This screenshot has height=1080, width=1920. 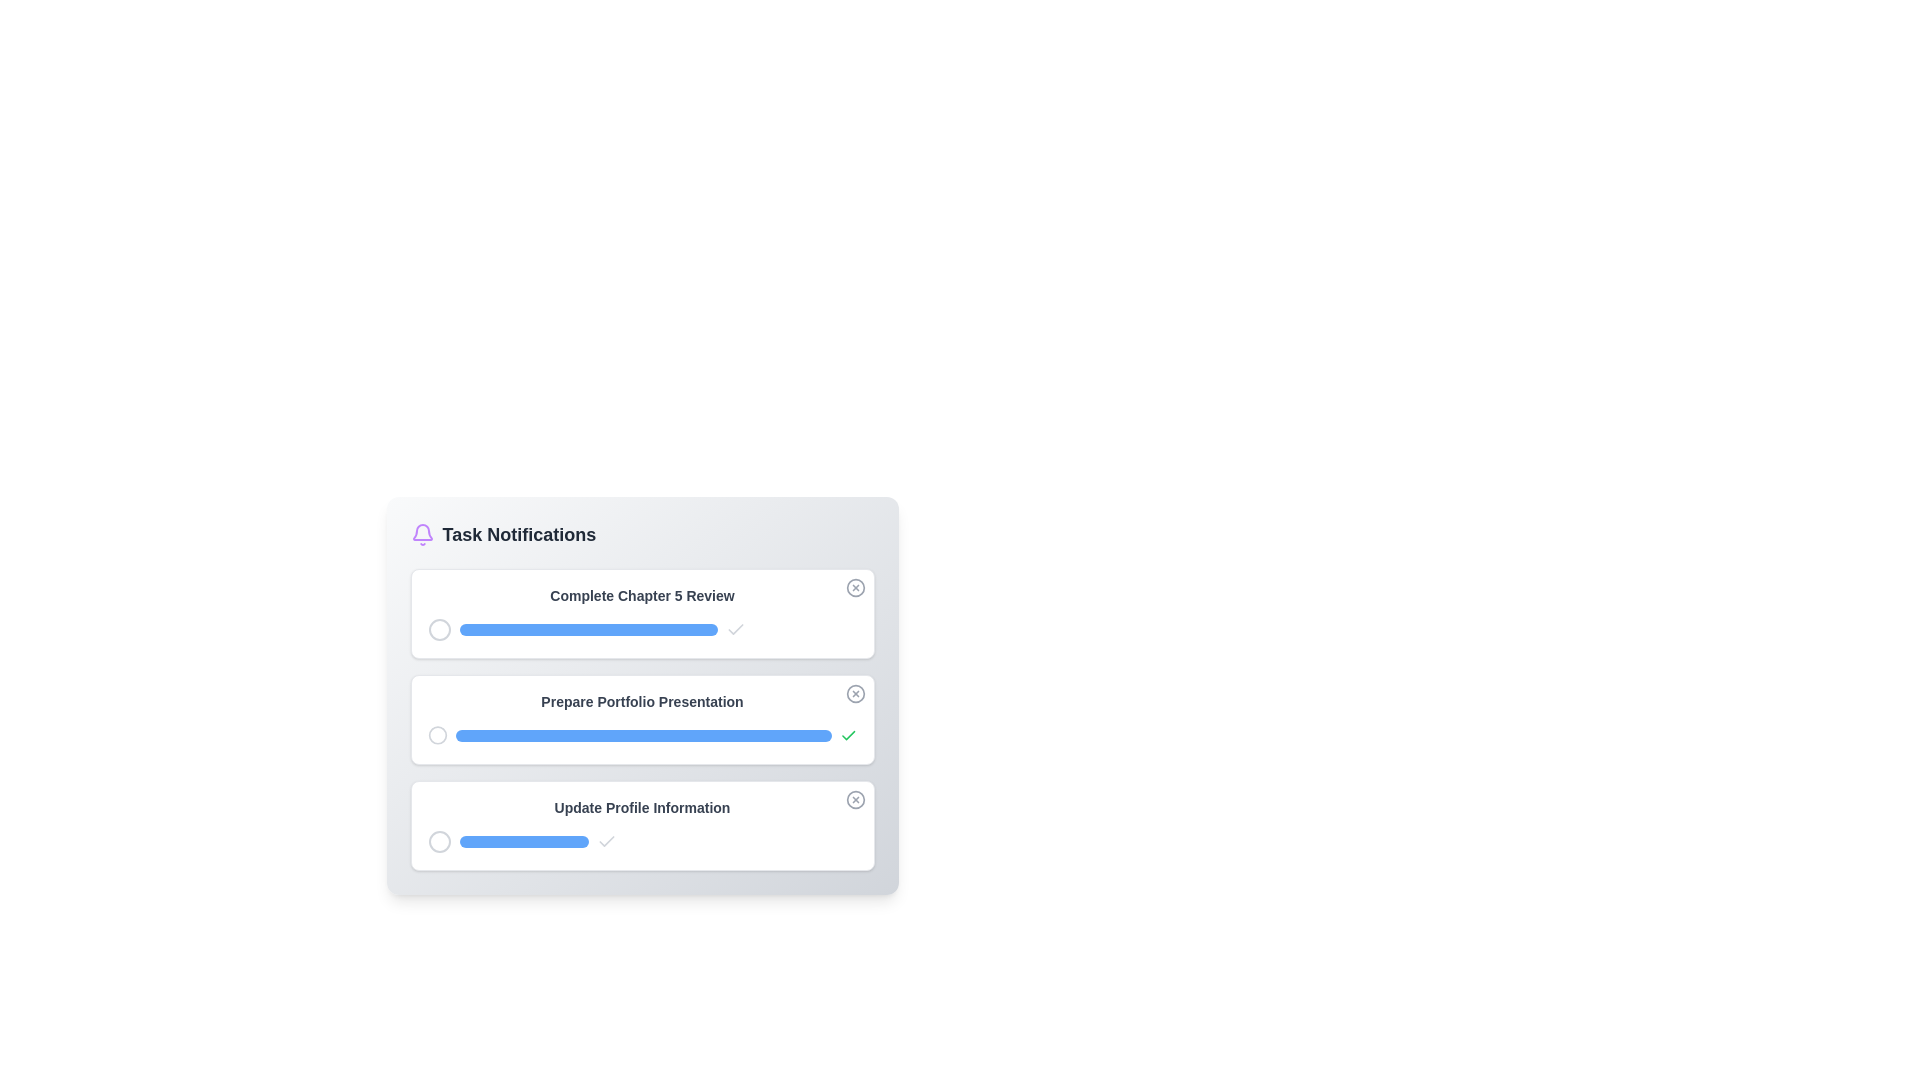 What do you see at coordinates (855, 693) in the screenshot?
I see `close button for the notification titled 'Prepare Portfolio Presentation'` at bounding box center [855, 693].